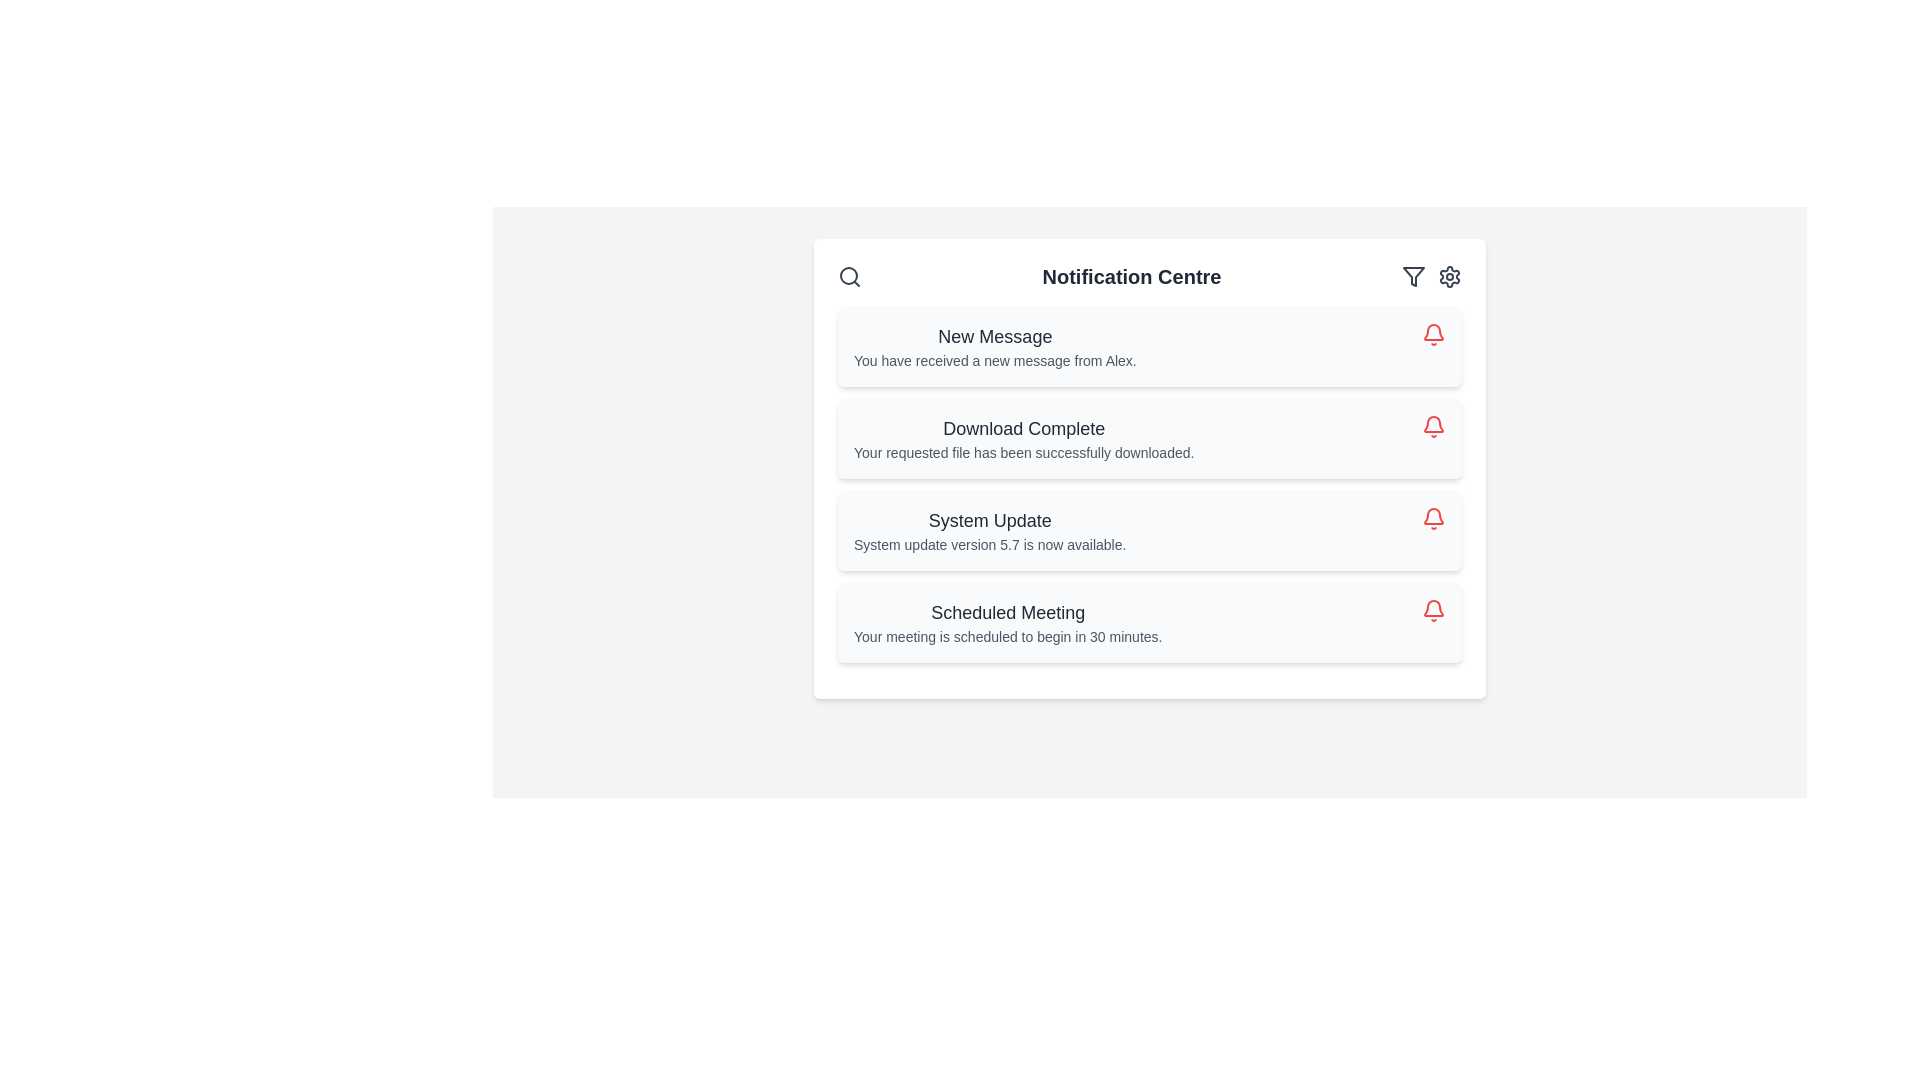 This screenshot has height=1080, width=1920. What do you see at coordinates (1008, 636) in the screenshot?
I see `the text block displaying the message 'Your meeting is scheduled to begin in 30 minutes.' which is located within the 'Scheduled Meeting' notification card in the Notification Centre` at bounding box center [1008, 636].